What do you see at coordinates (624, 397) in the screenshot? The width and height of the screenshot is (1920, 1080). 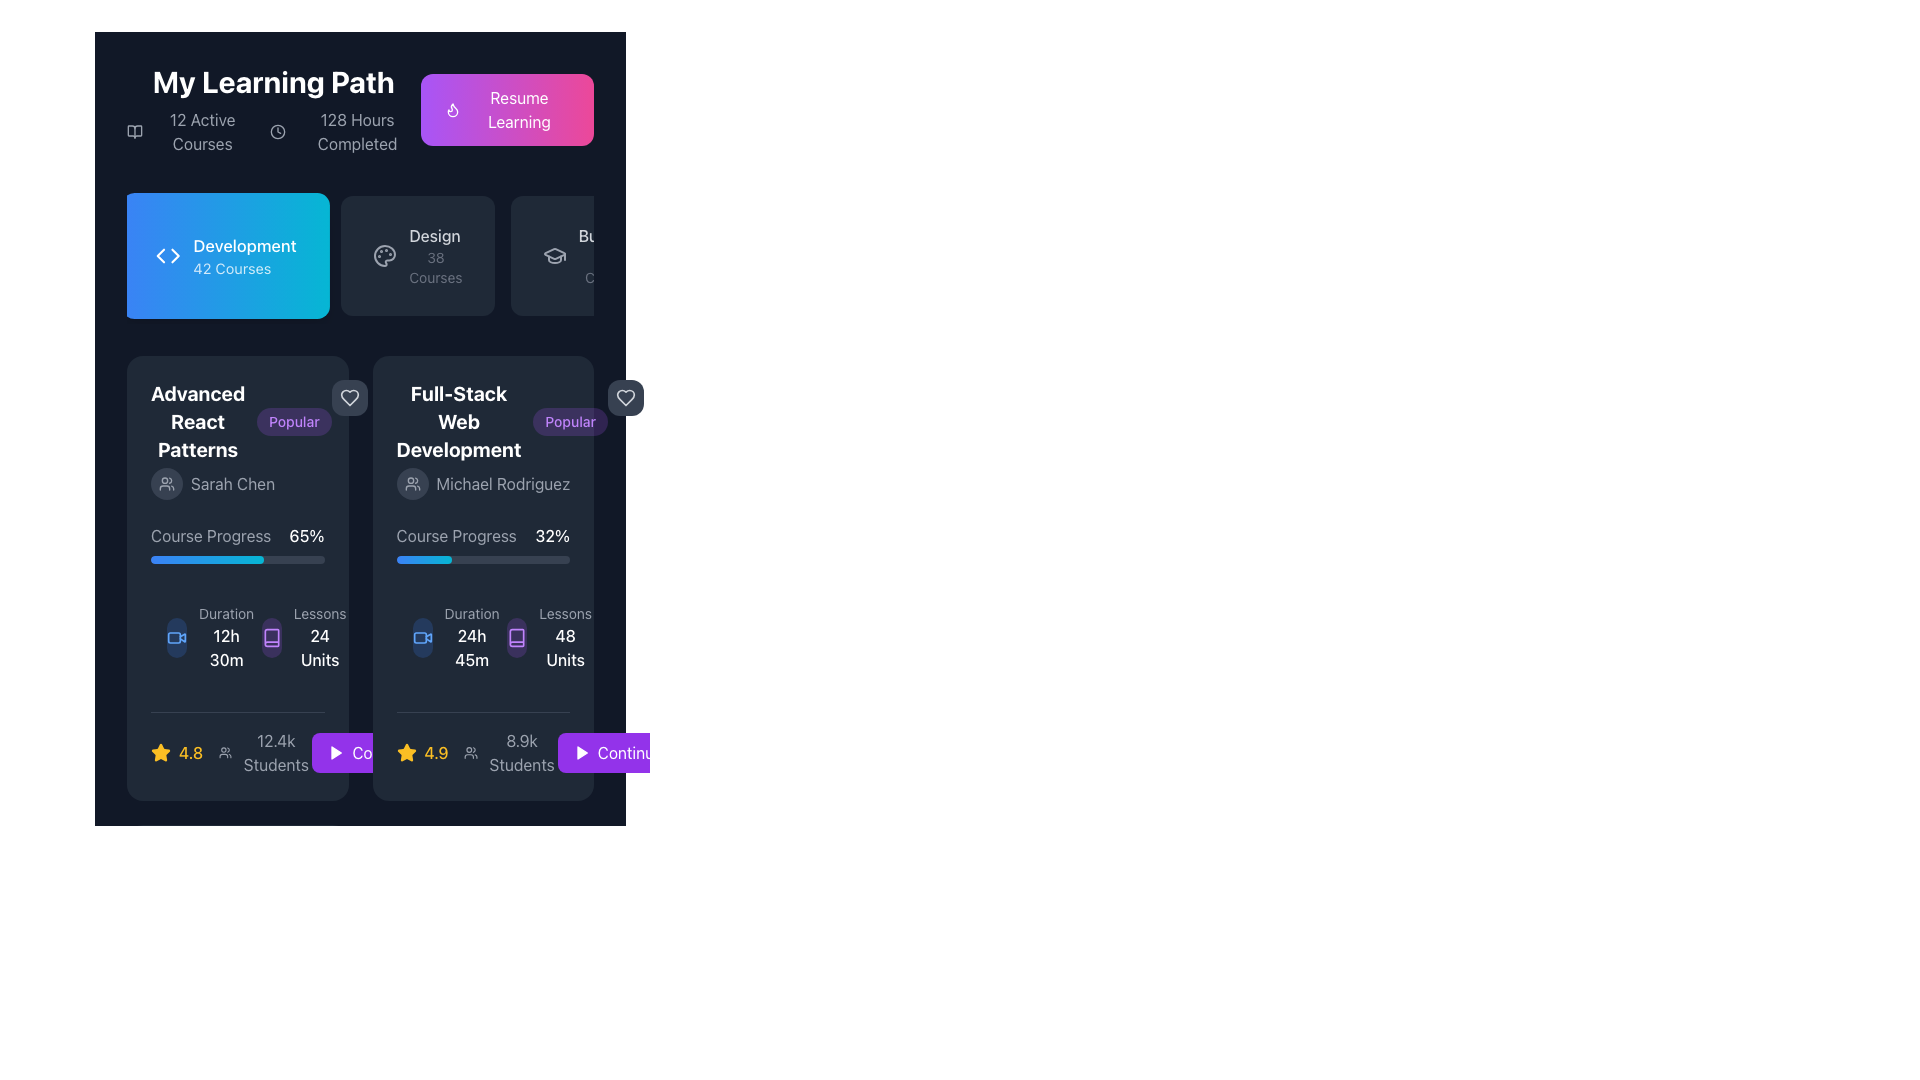 I see `the heart icon button located in the top-right corner of the 'Full-Stack Web Development' card` at bounding box center [624, 397].